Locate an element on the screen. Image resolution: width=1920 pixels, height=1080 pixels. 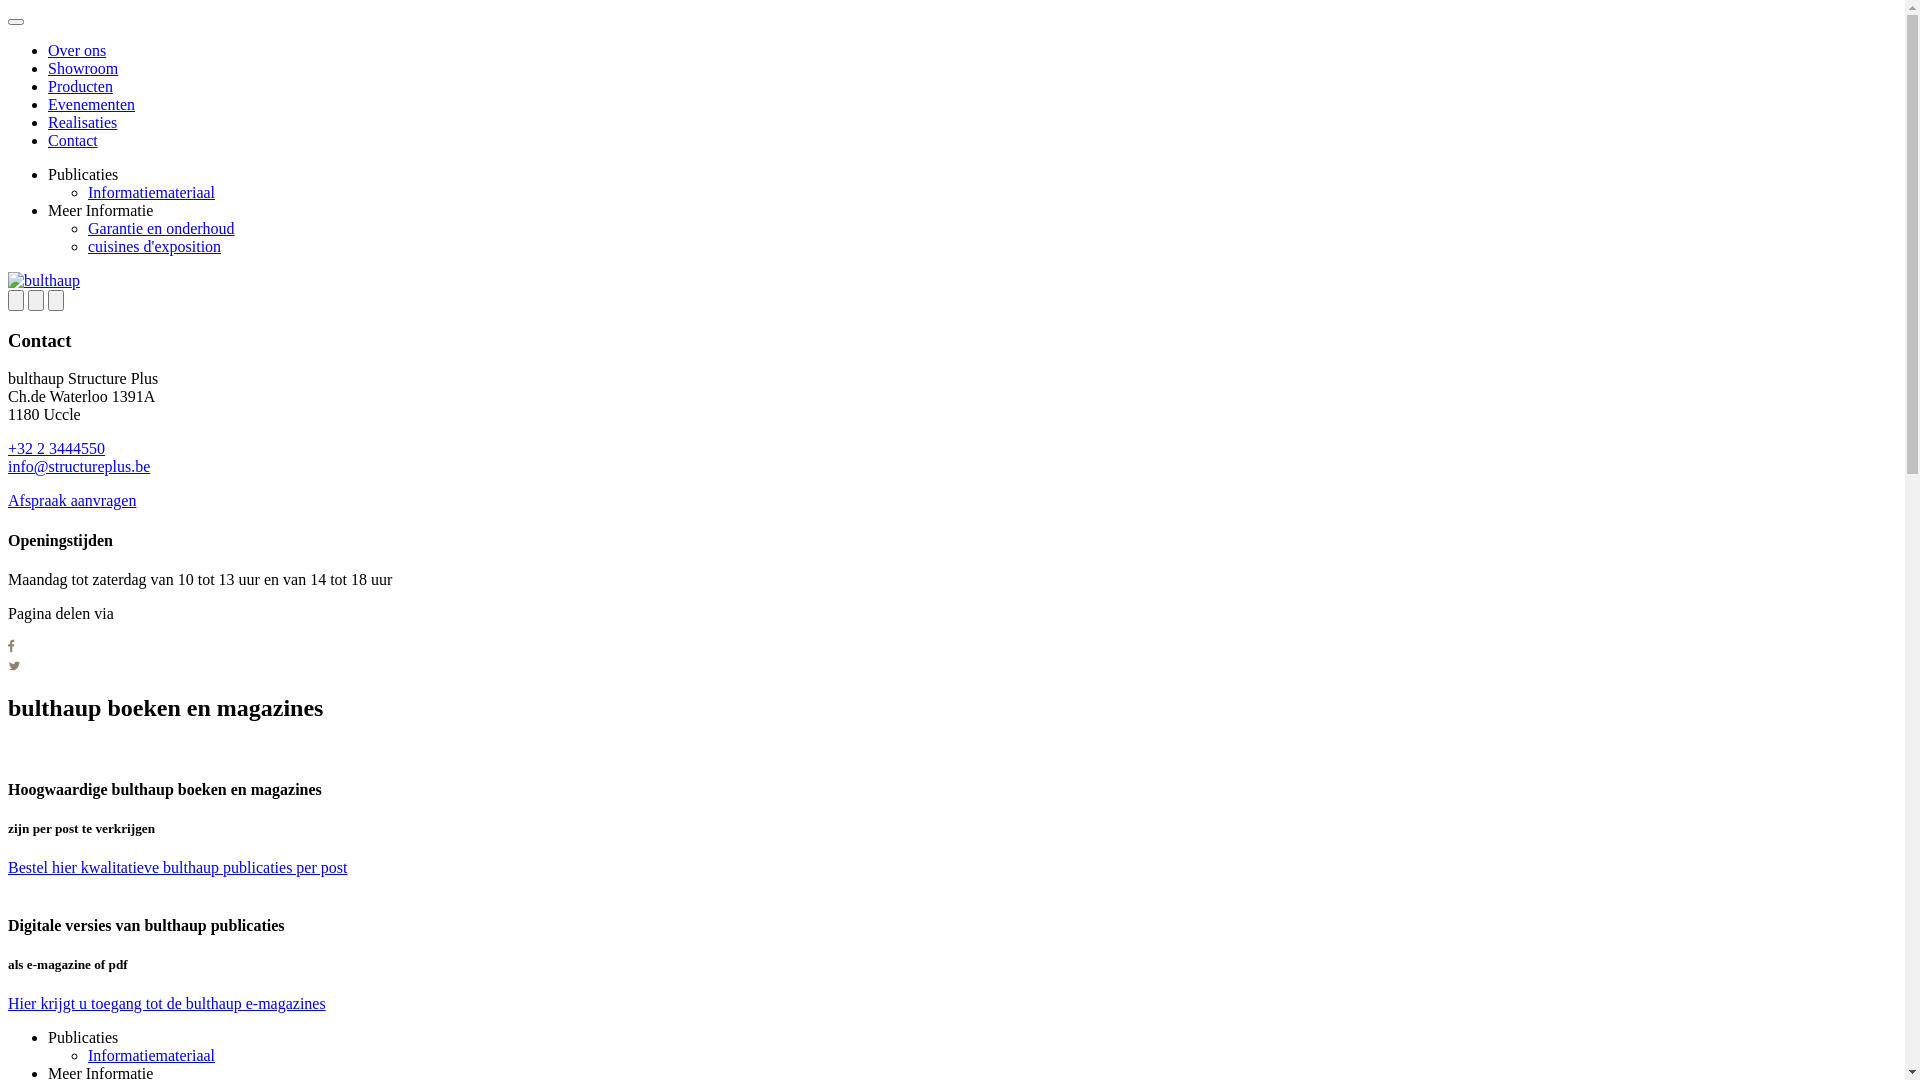
'+32 2 3444550' is located at coordinates (8, 447).